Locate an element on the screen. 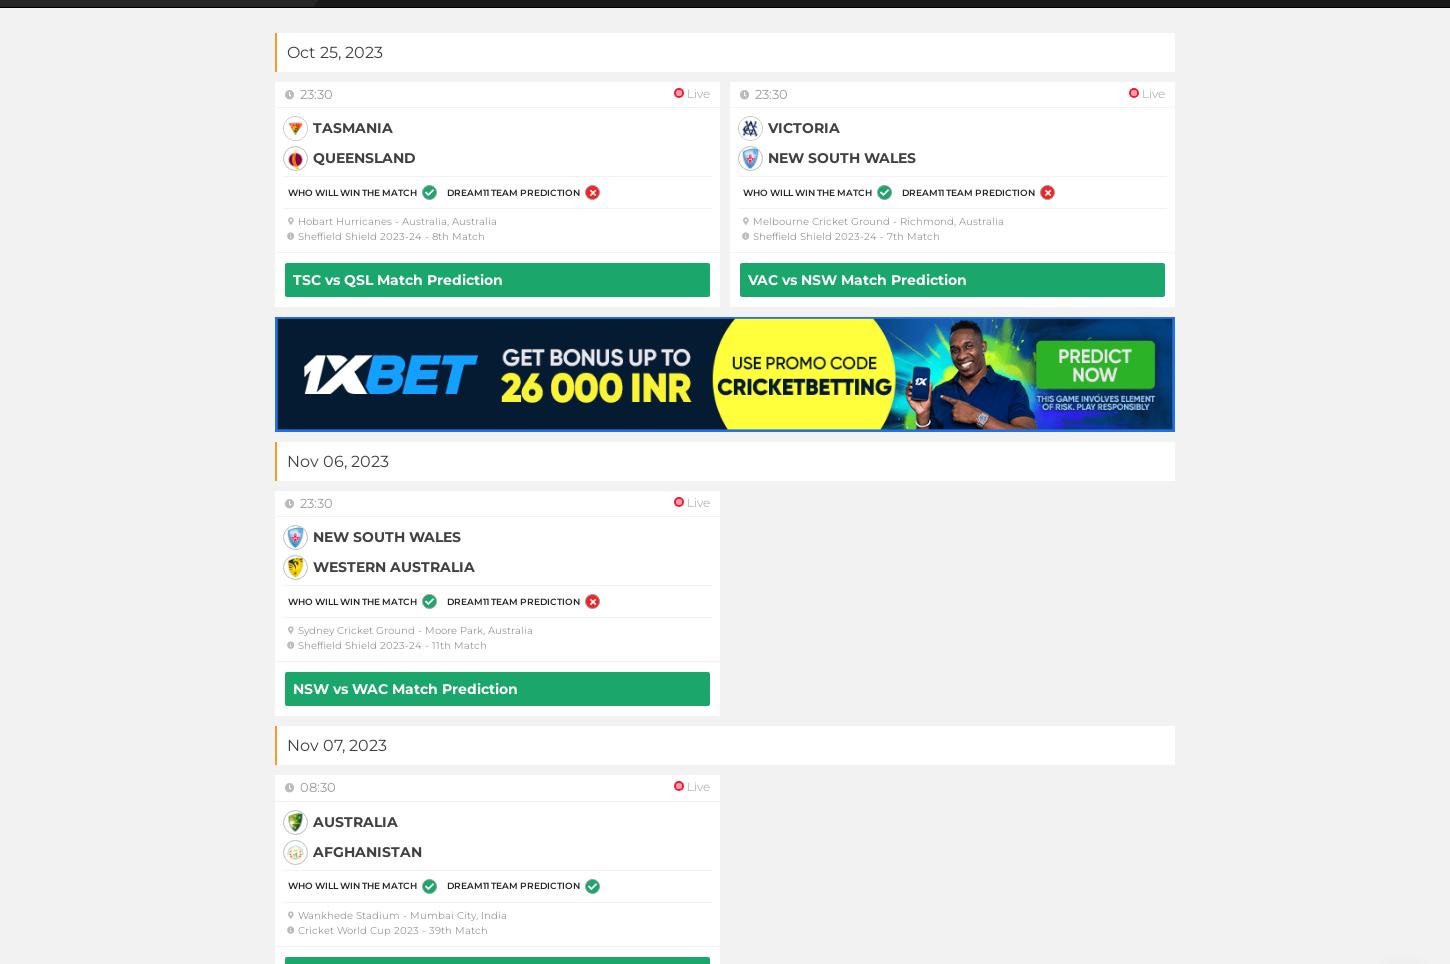 Image resolution: width=1450 pixels, height=964 pixels. '39th Match' is located at coordinates (428, 929).